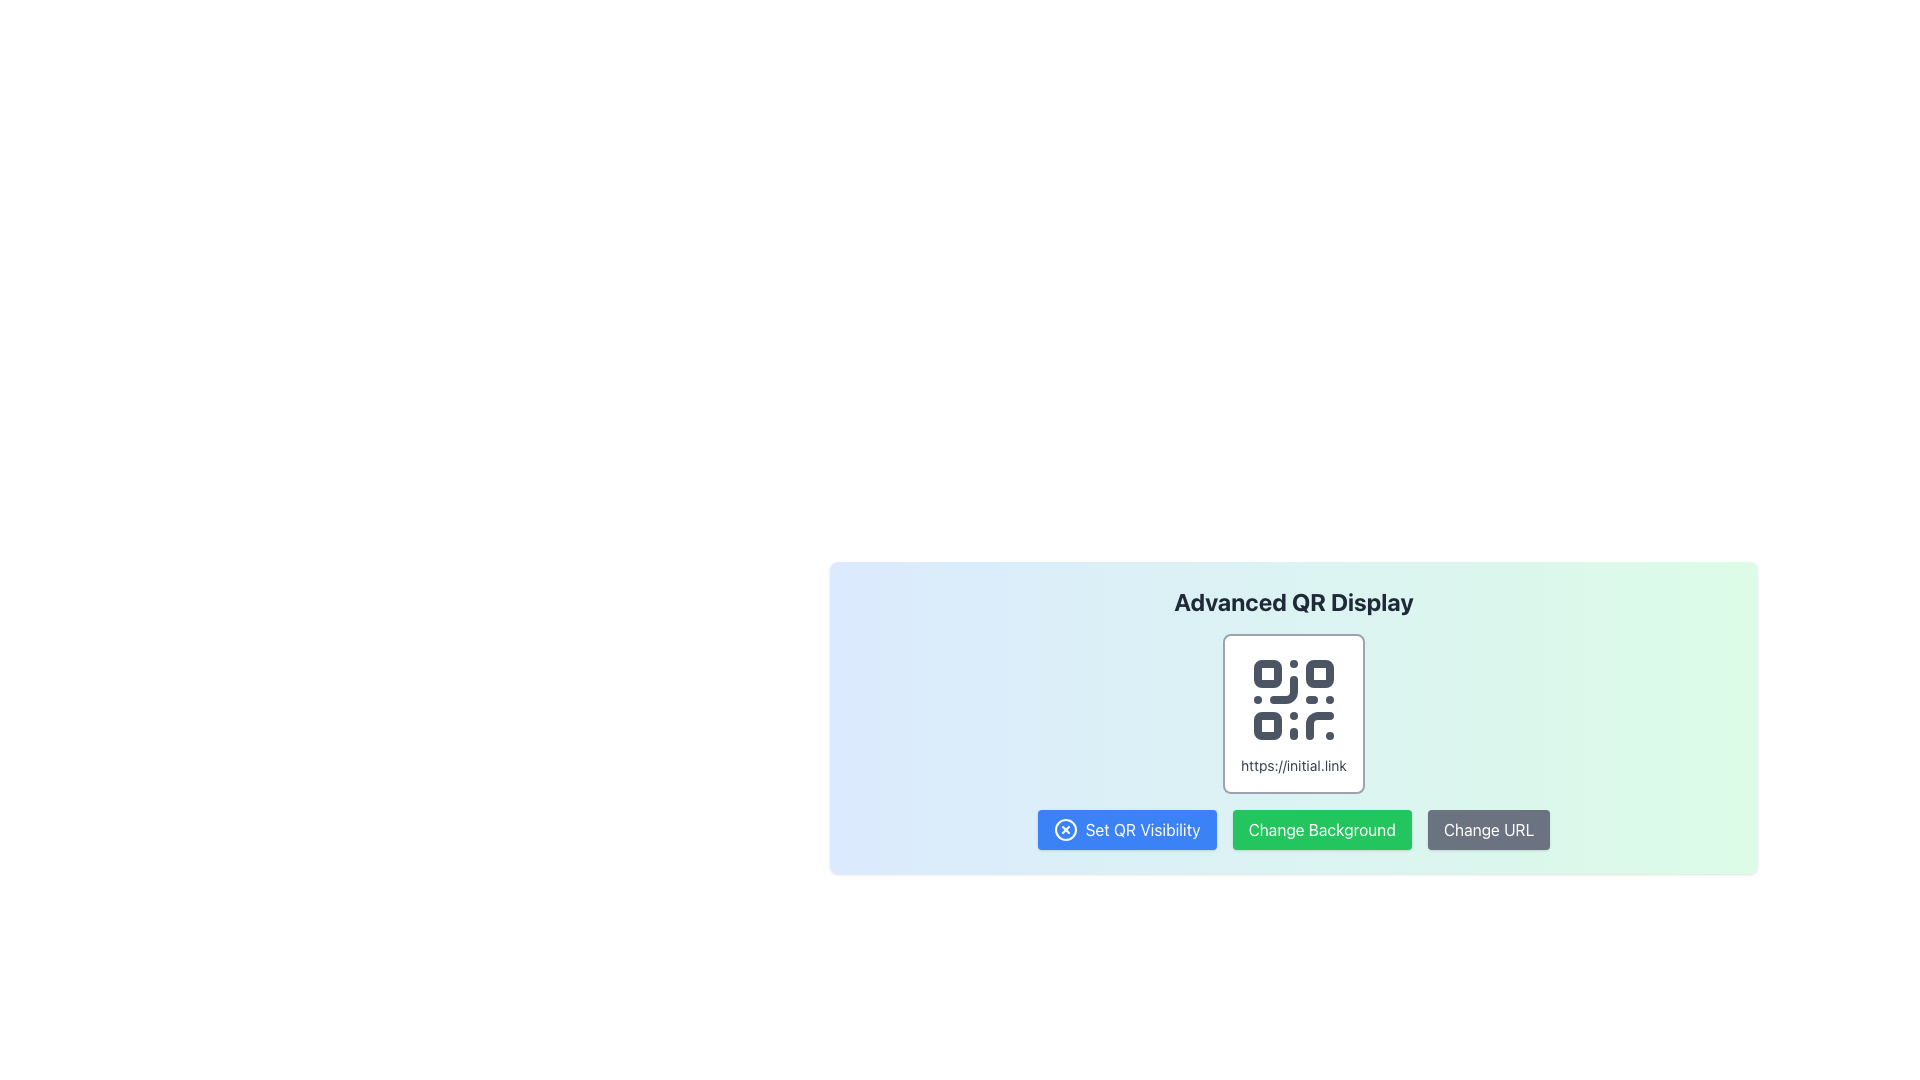  Describe the element at coordinates (1294, 829) in the screenshot. I see `the button that allows users to change the background of the displayed QR code, located between the 'Set QR Visibility' button and the 'Change URL' button in the 'Advanced QR Display' panel` at that location.